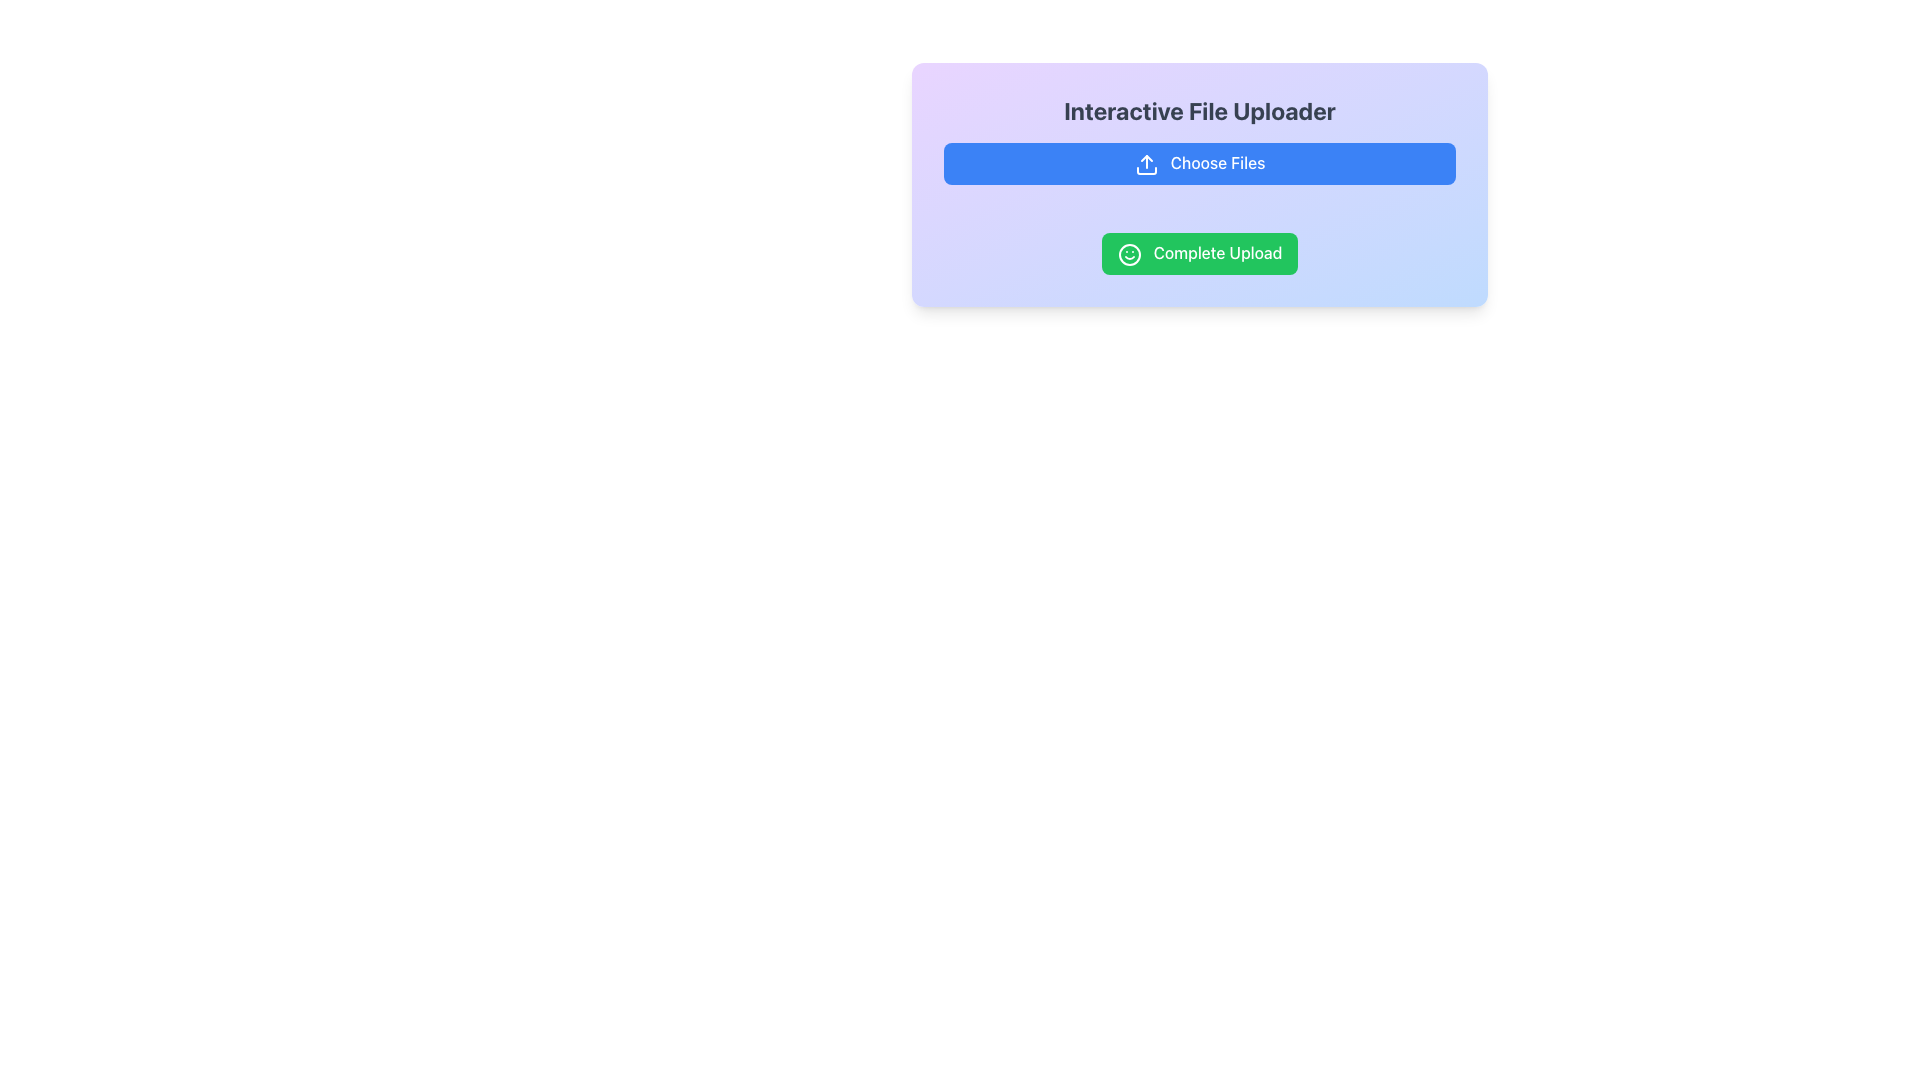 This screenshot has height=1080, width=1920. I want to click on the circular decorative icon that is part of the smiling face on the left side of the 'Complete Upload' button, so click(1129, 253).